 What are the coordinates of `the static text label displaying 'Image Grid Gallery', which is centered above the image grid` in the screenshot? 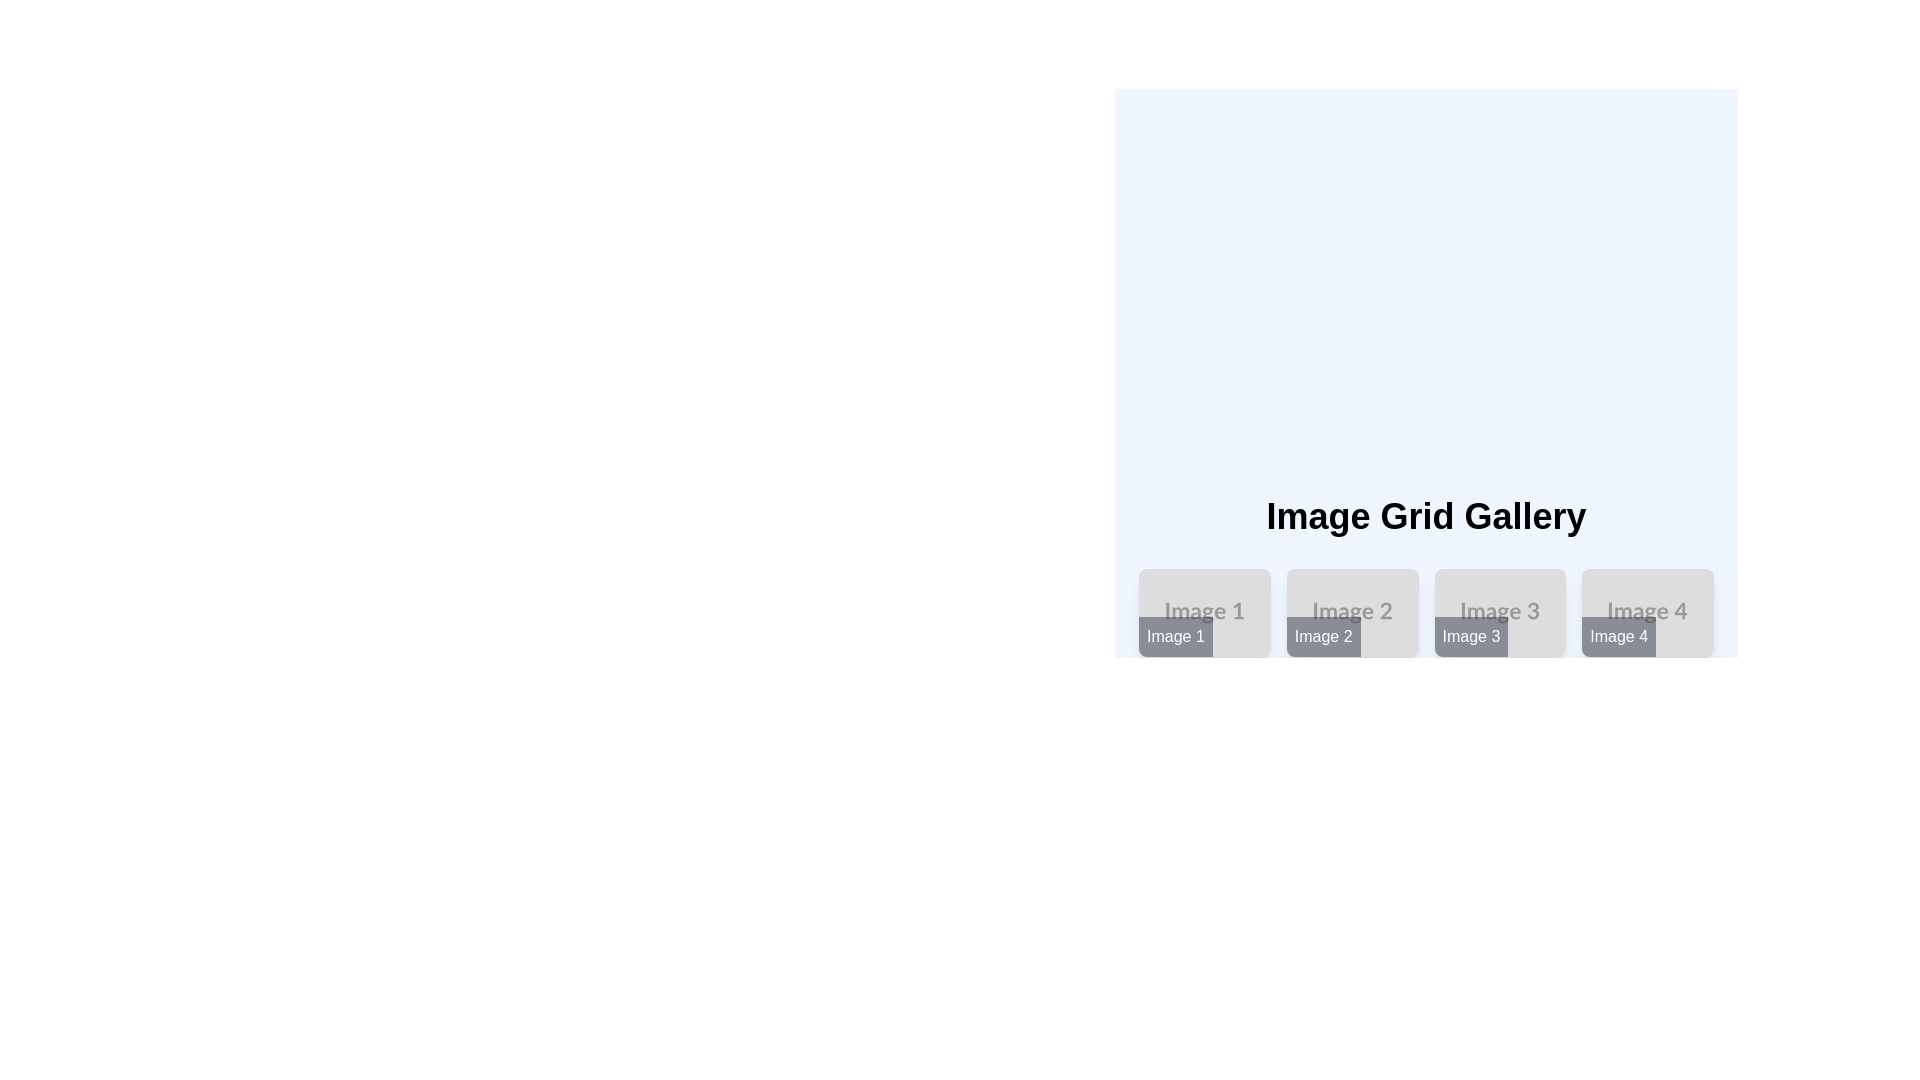 It's located at (1425, 516).